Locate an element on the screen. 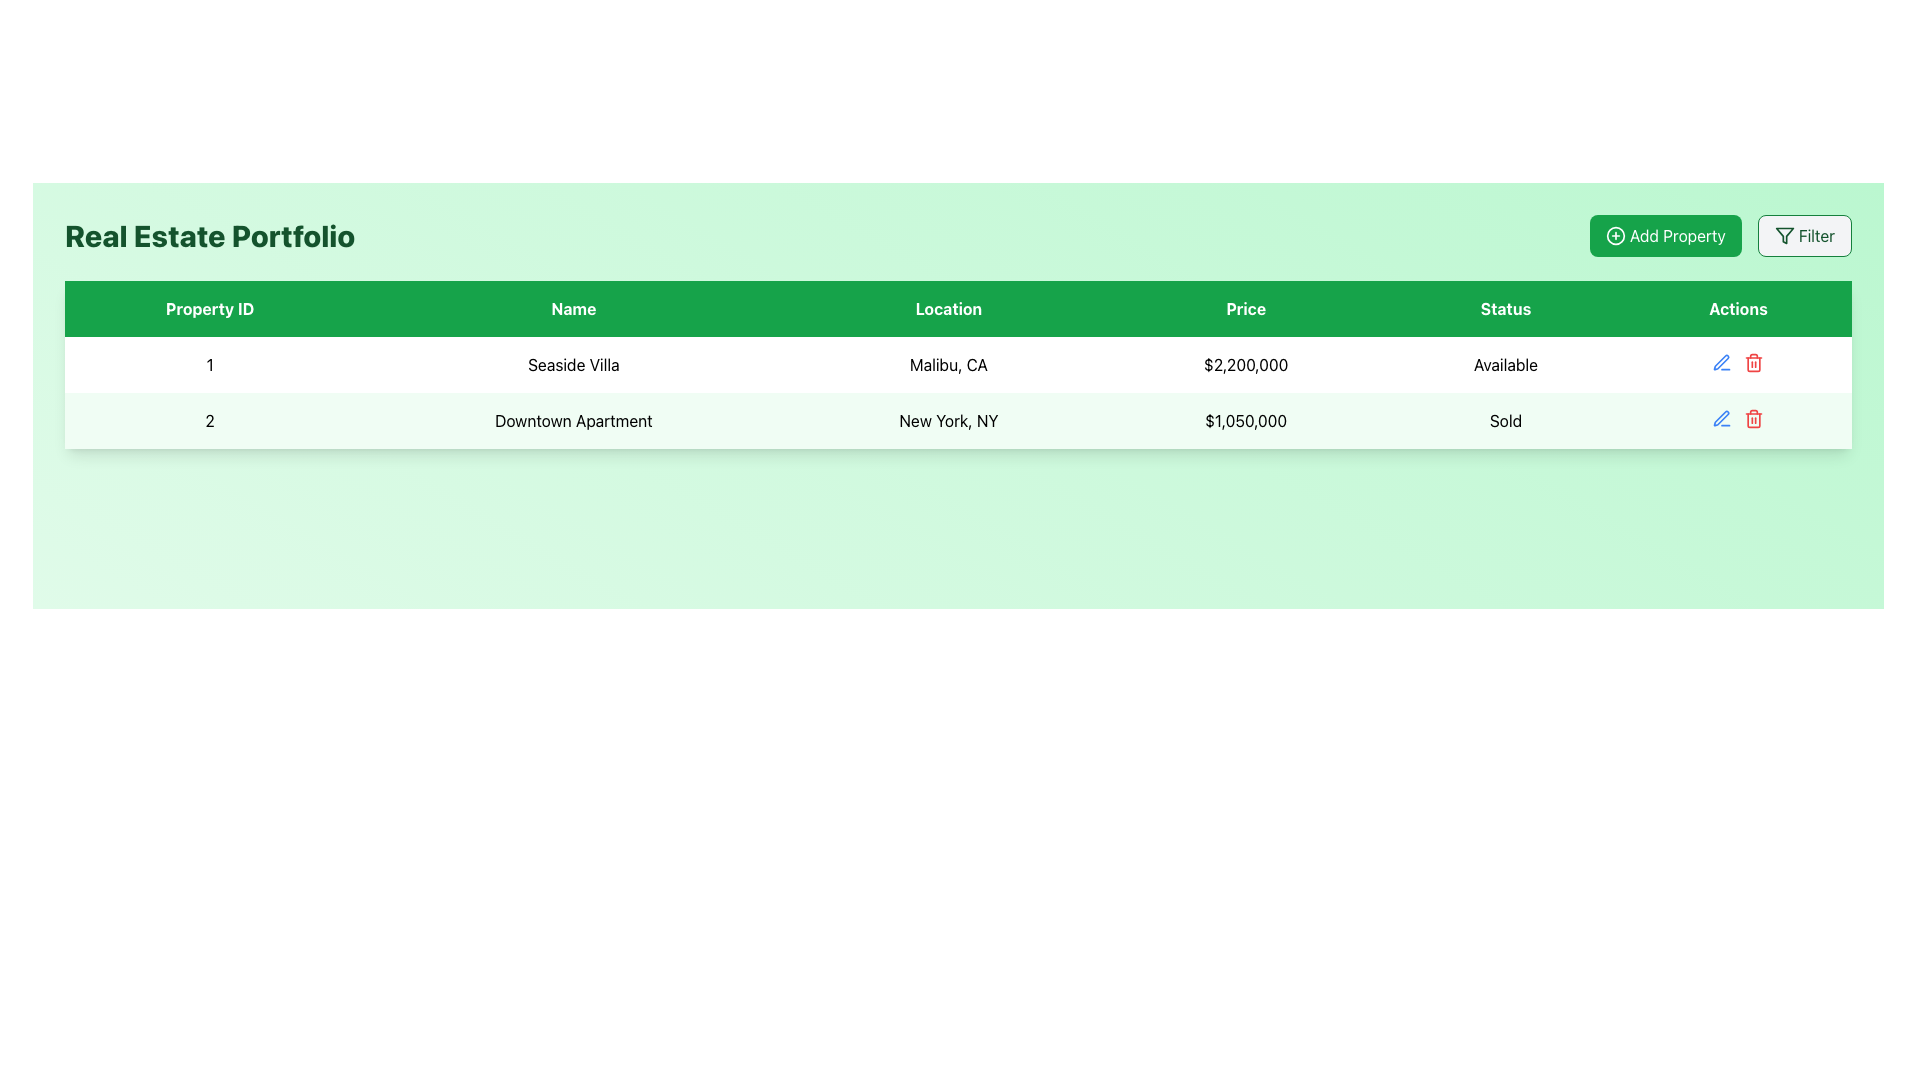 This screenshot has height=1080, width=1920. the text label displaying 'Available' in the fifth column of the row for 'Seaside Villa' in the 'Status' column of the table is located at coordinates (1505, 365).